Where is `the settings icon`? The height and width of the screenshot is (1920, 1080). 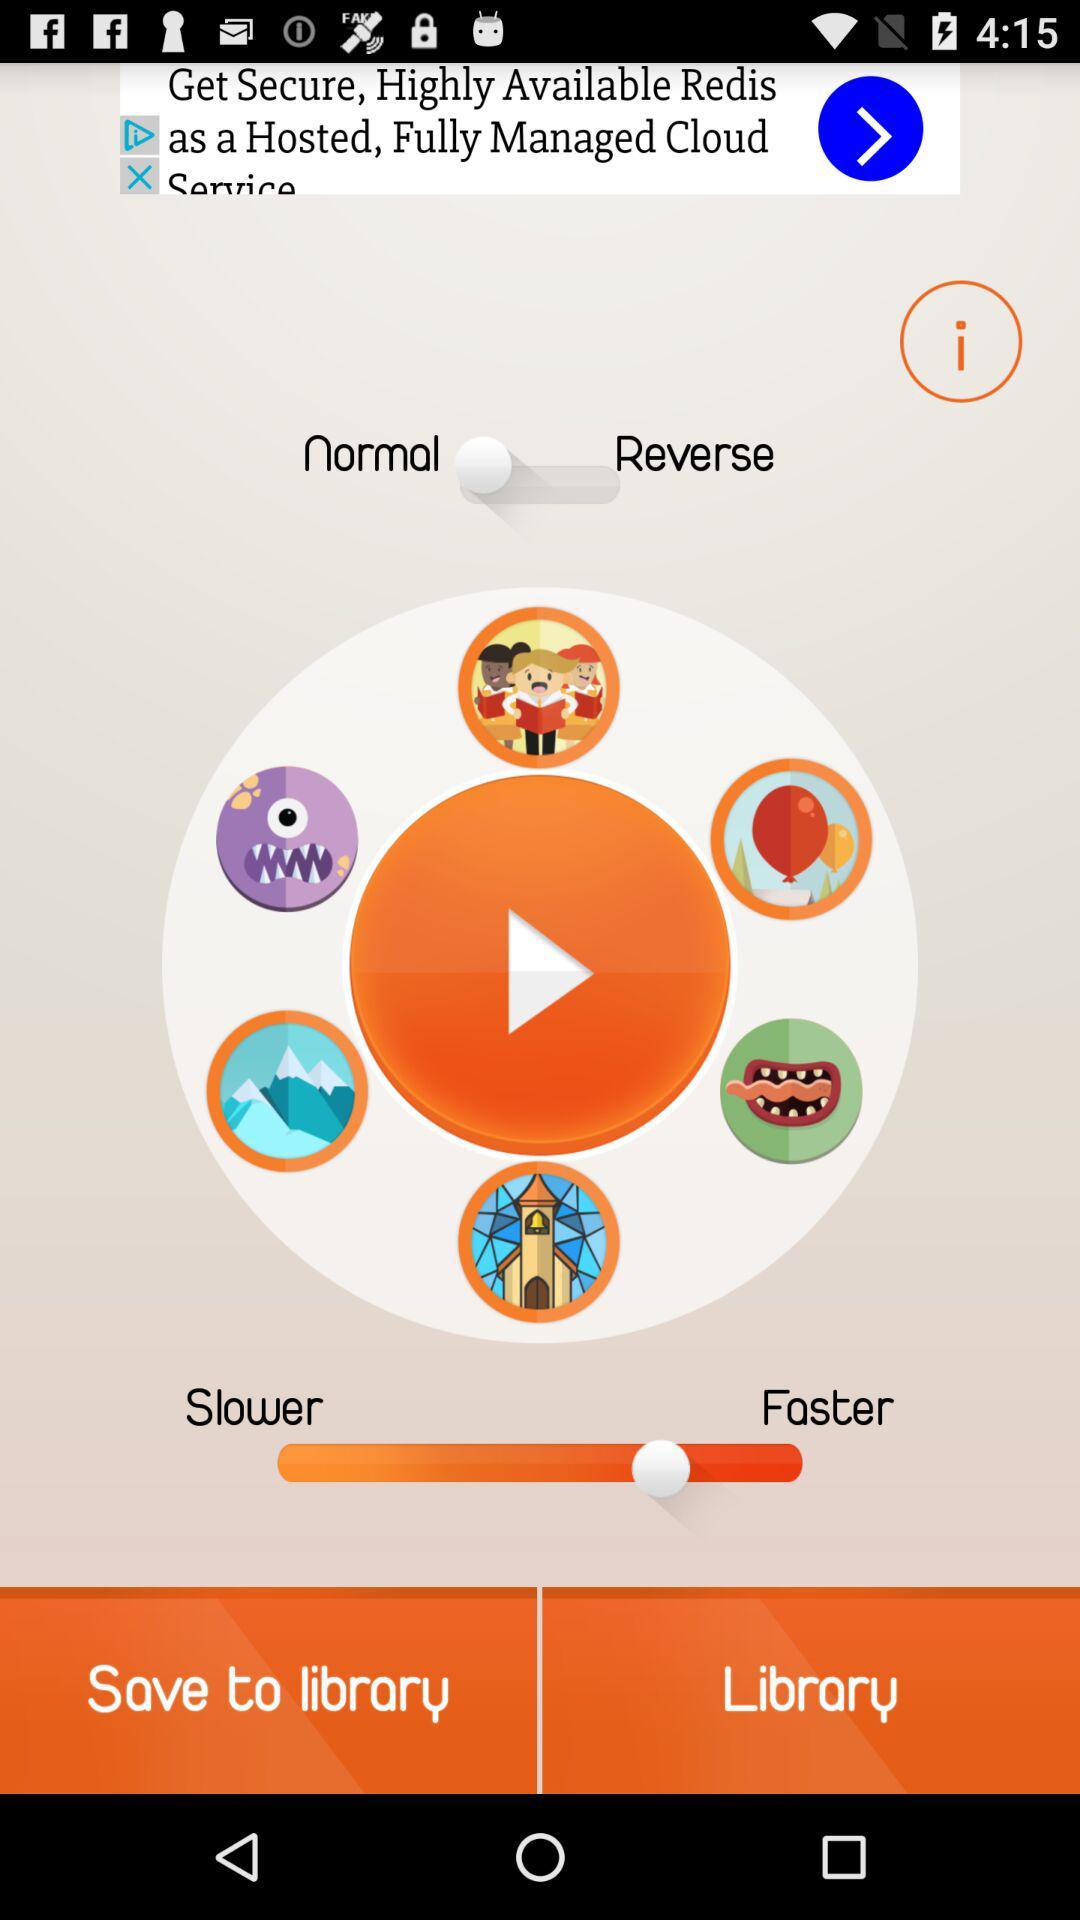 the settings icon is located at coordinates (790, 1167).